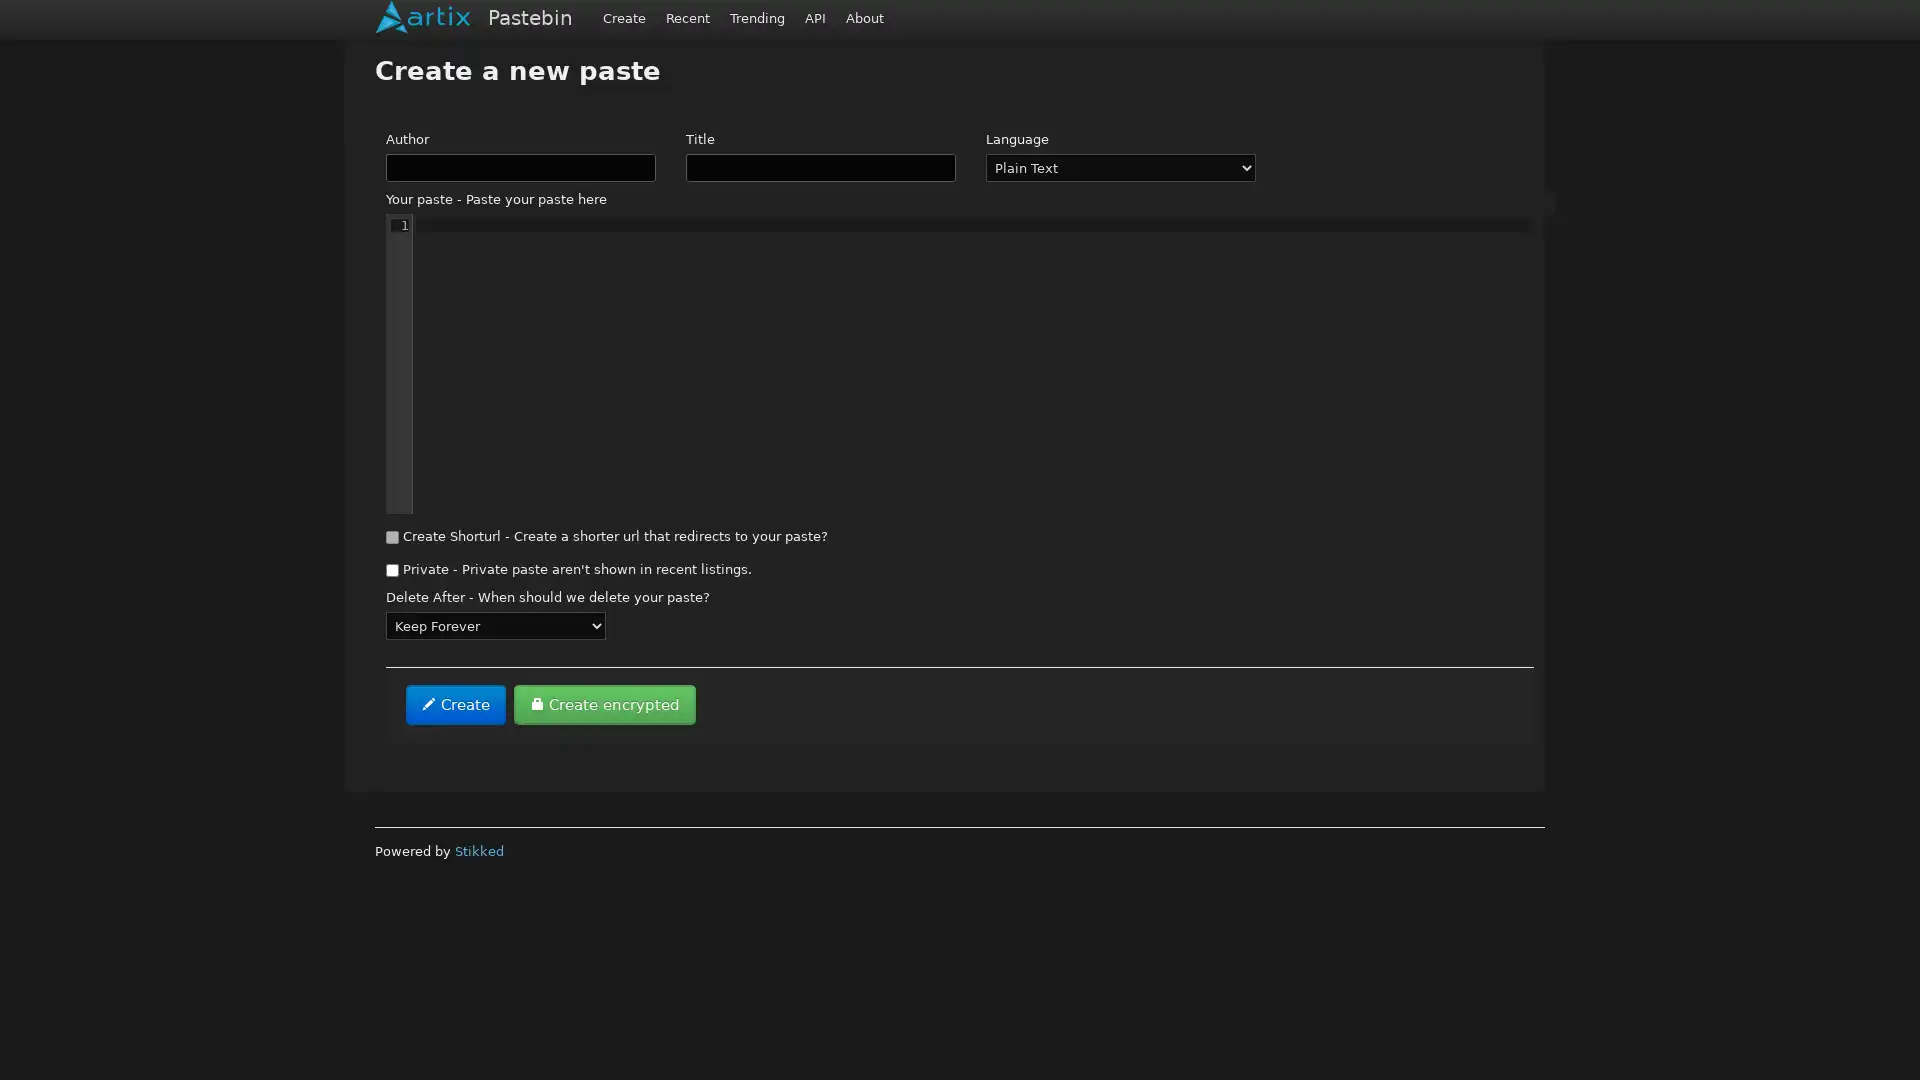 The image size is (1920, 1080). Describe the element at coordinates (455, 704) in the screenshot. I see `Create` at that location.